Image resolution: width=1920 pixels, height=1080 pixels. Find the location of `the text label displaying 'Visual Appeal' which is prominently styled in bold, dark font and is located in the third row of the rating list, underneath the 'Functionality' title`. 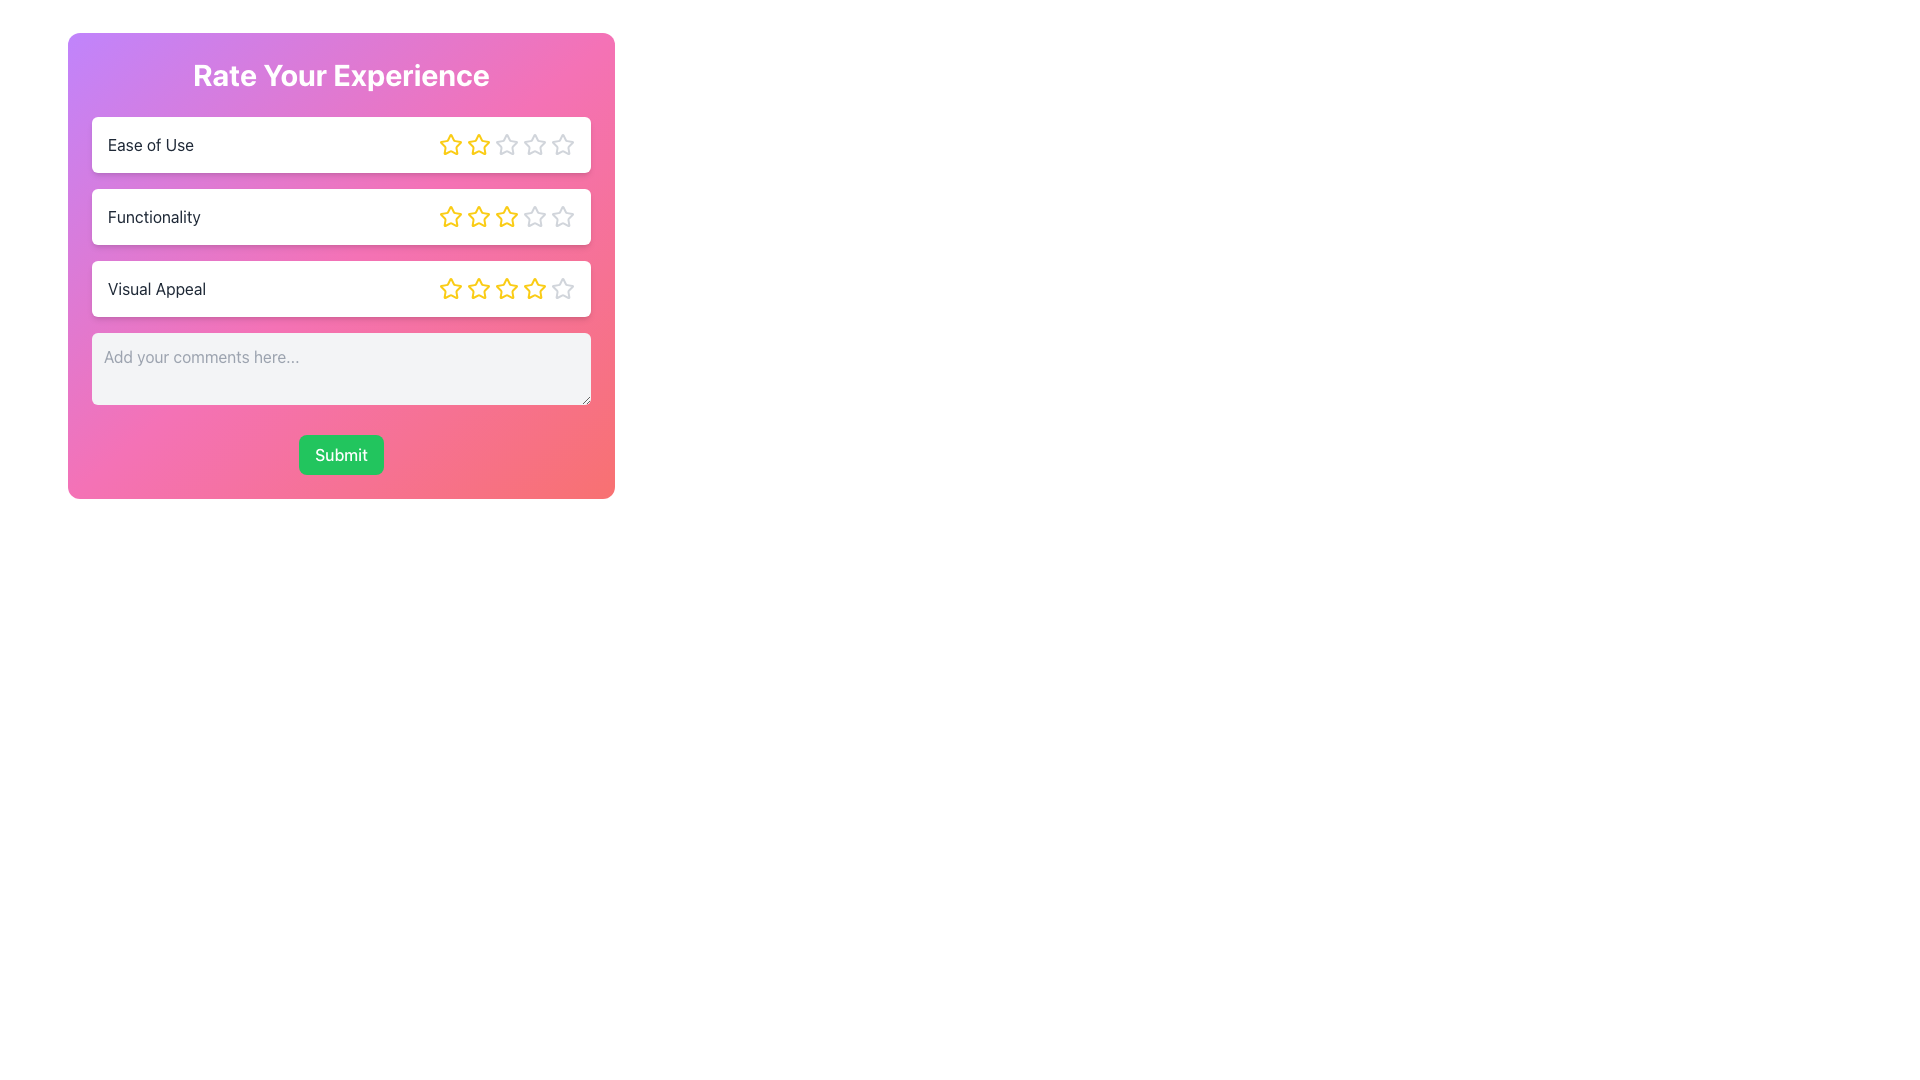

the text label displaying 'Visual Appeal' which is prominently styled in bold, dark font and is located in the third row of the rating list, underneath the 'Functionality' title is located at coordinates (156, 289).